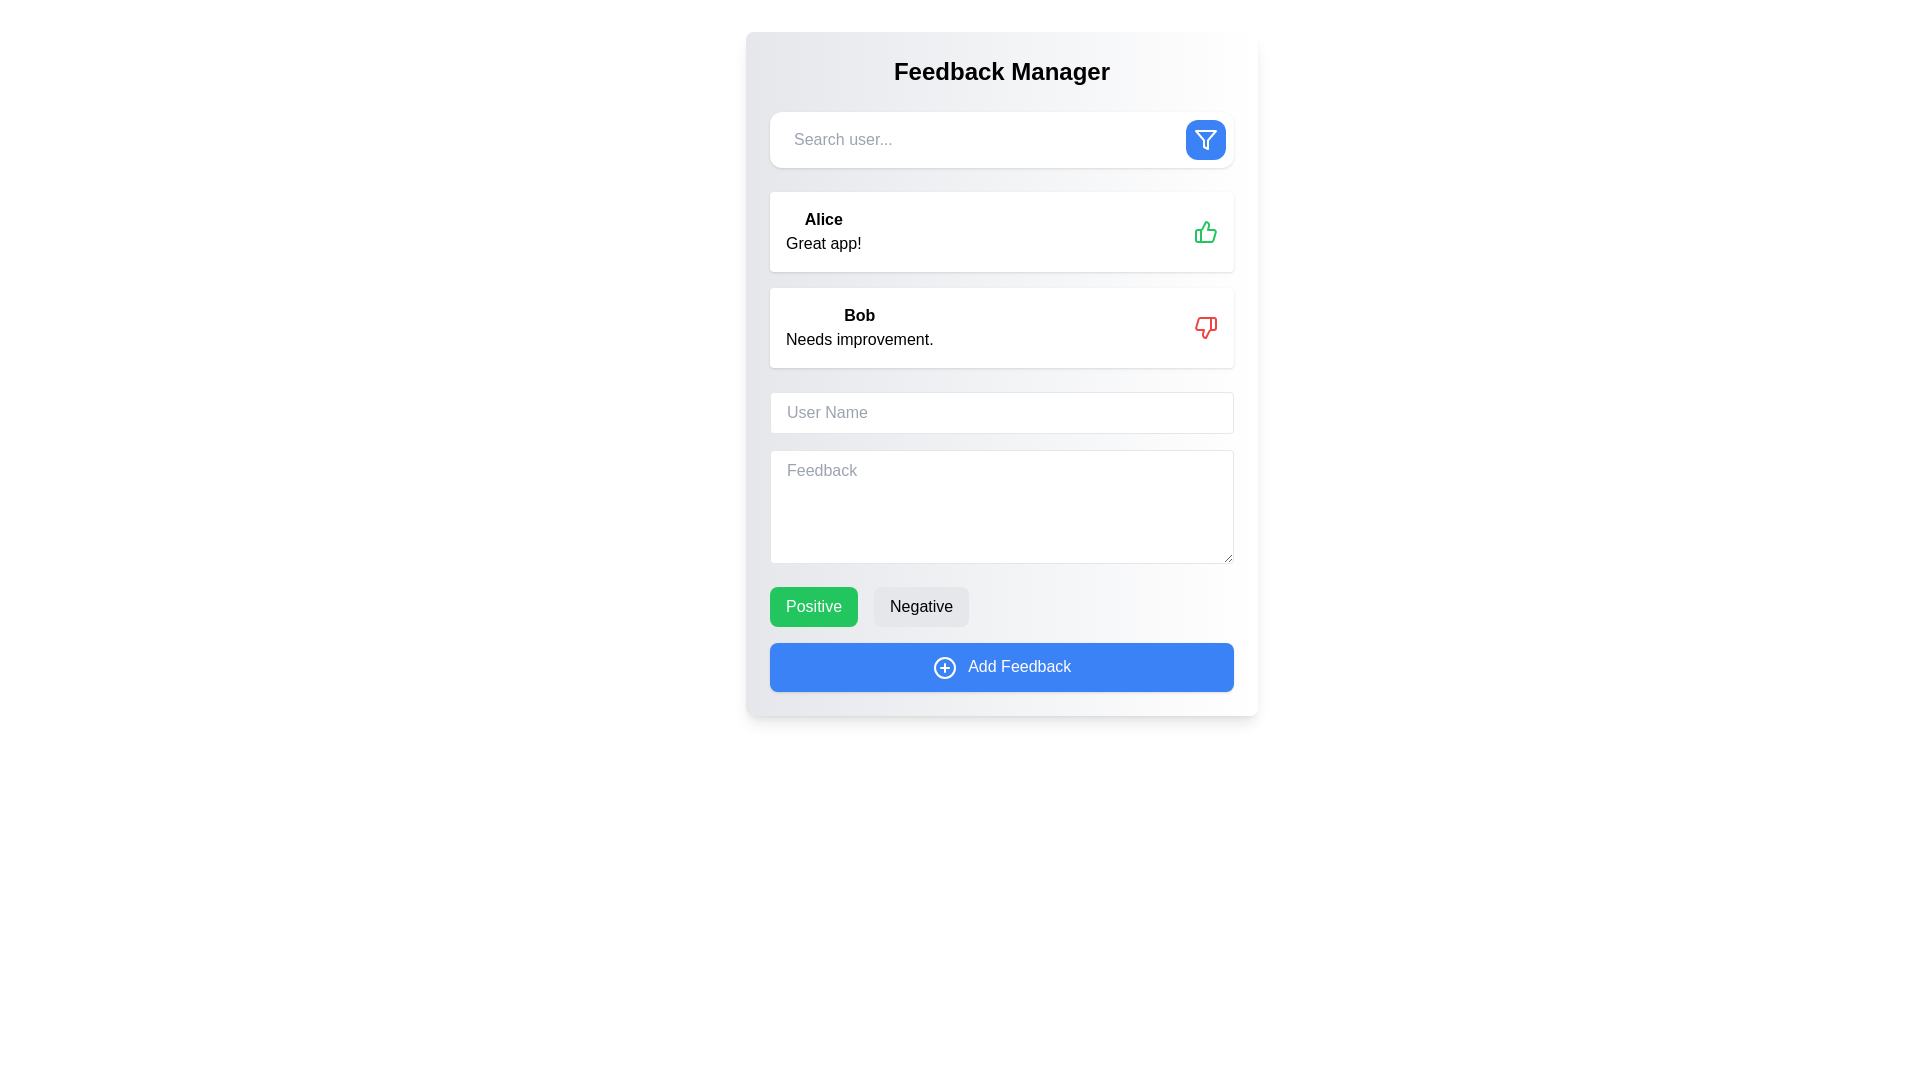 Image resolution: width=1920 pixels, height=1080 pixels. What do you see at coordinates (1204, 230) in the screenshot?
I see `the thumbs-up icon, which is a green line-based SVG style icon indicating positive sentiment, positioned to the right of the text 'Bob' and above a thumbs-down icon` at bounding box center [1204, 230].